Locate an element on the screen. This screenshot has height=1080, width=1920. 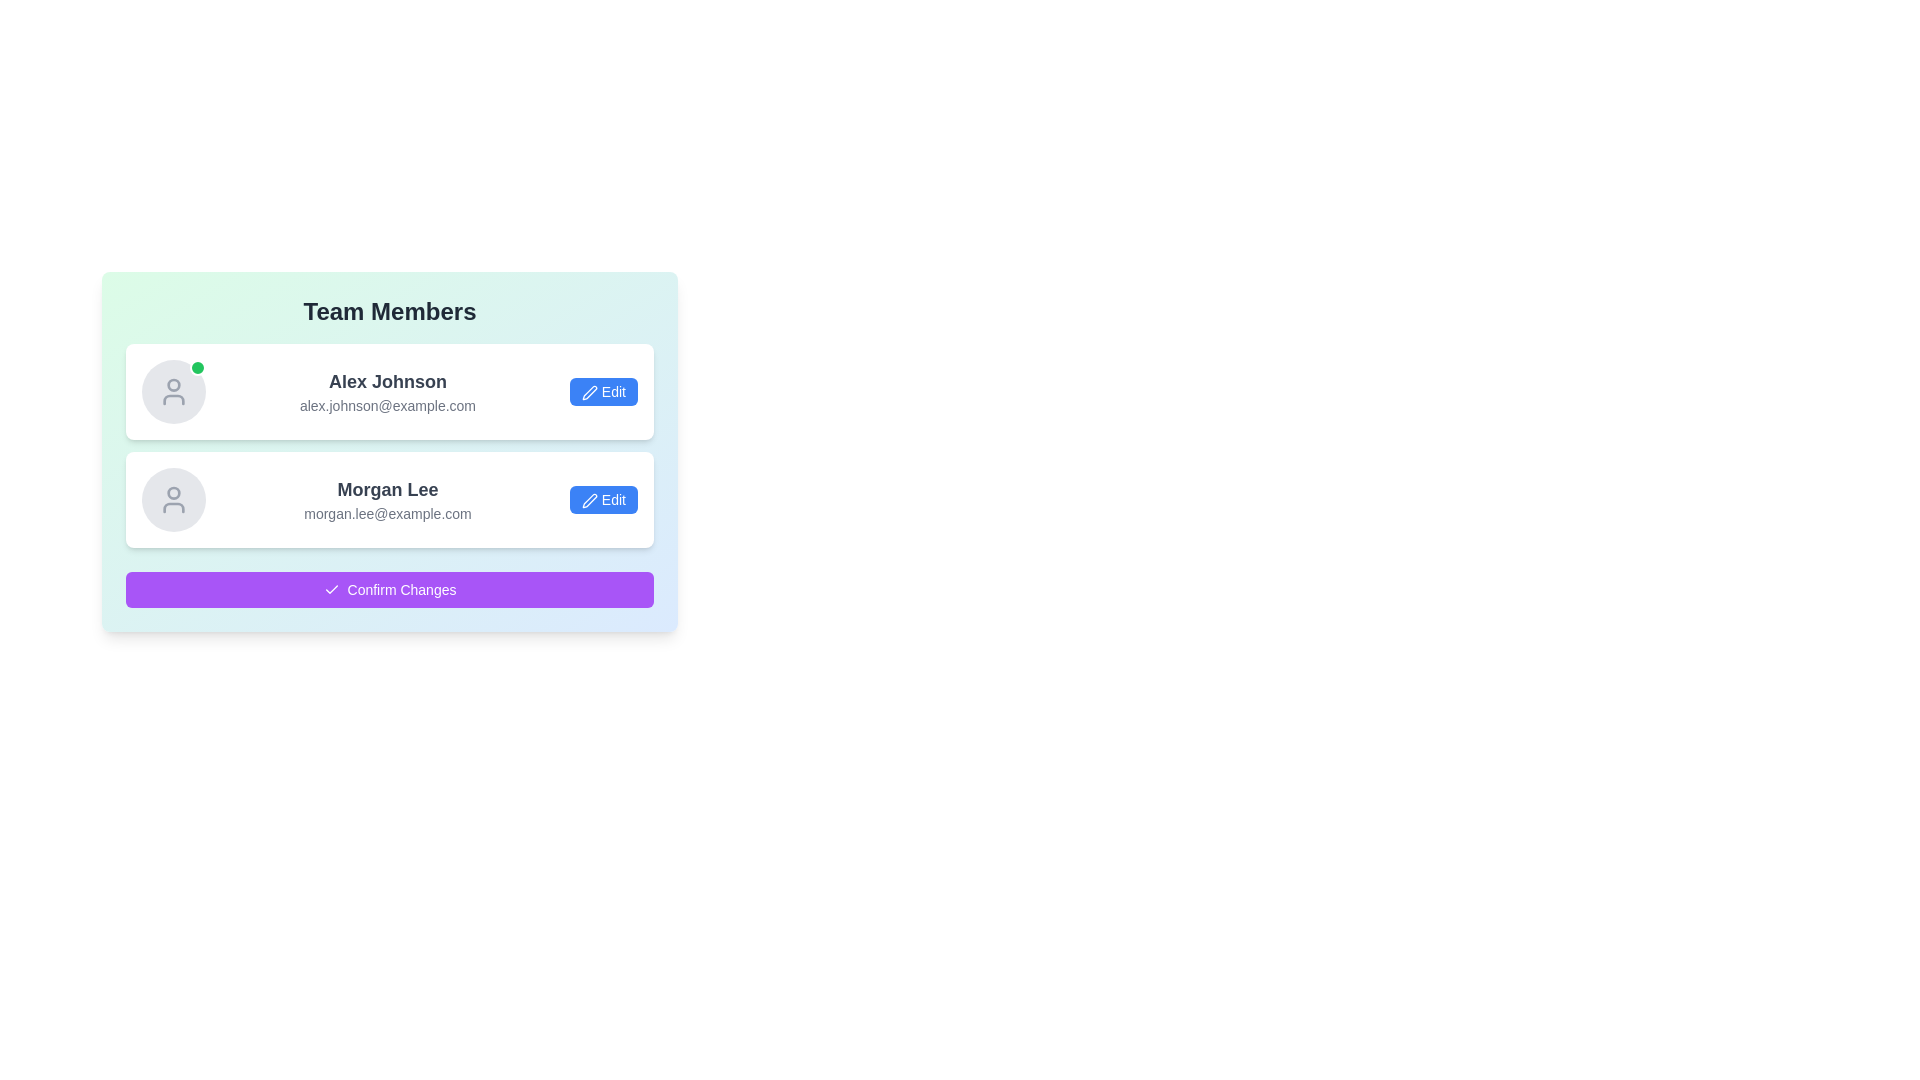
the text display block containing 'Morgan Lee' and 'morgan.lee@example.com' in the second user information card under the 'Team Members' section is located at coordinates (388, 499).